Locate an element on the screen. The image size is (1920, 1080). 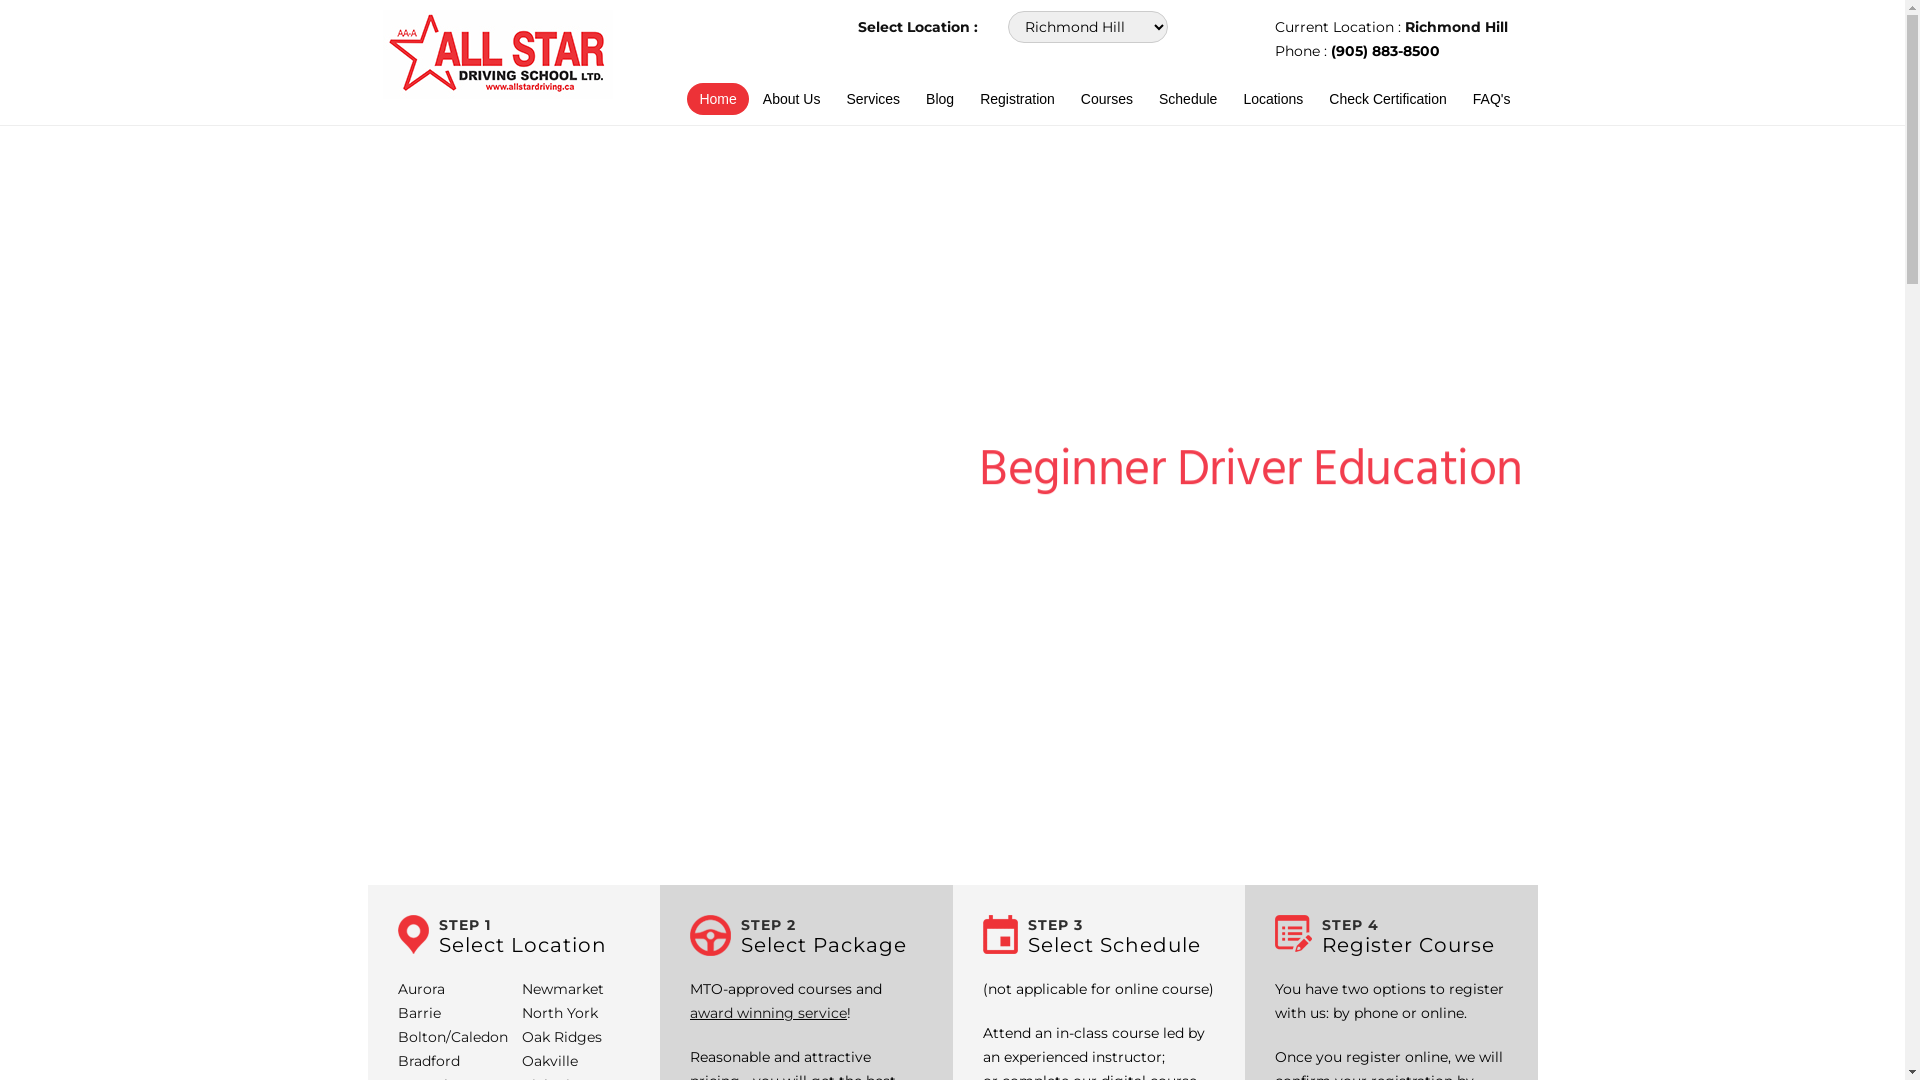
'Bradford' is located at coordinates (427, 1059).